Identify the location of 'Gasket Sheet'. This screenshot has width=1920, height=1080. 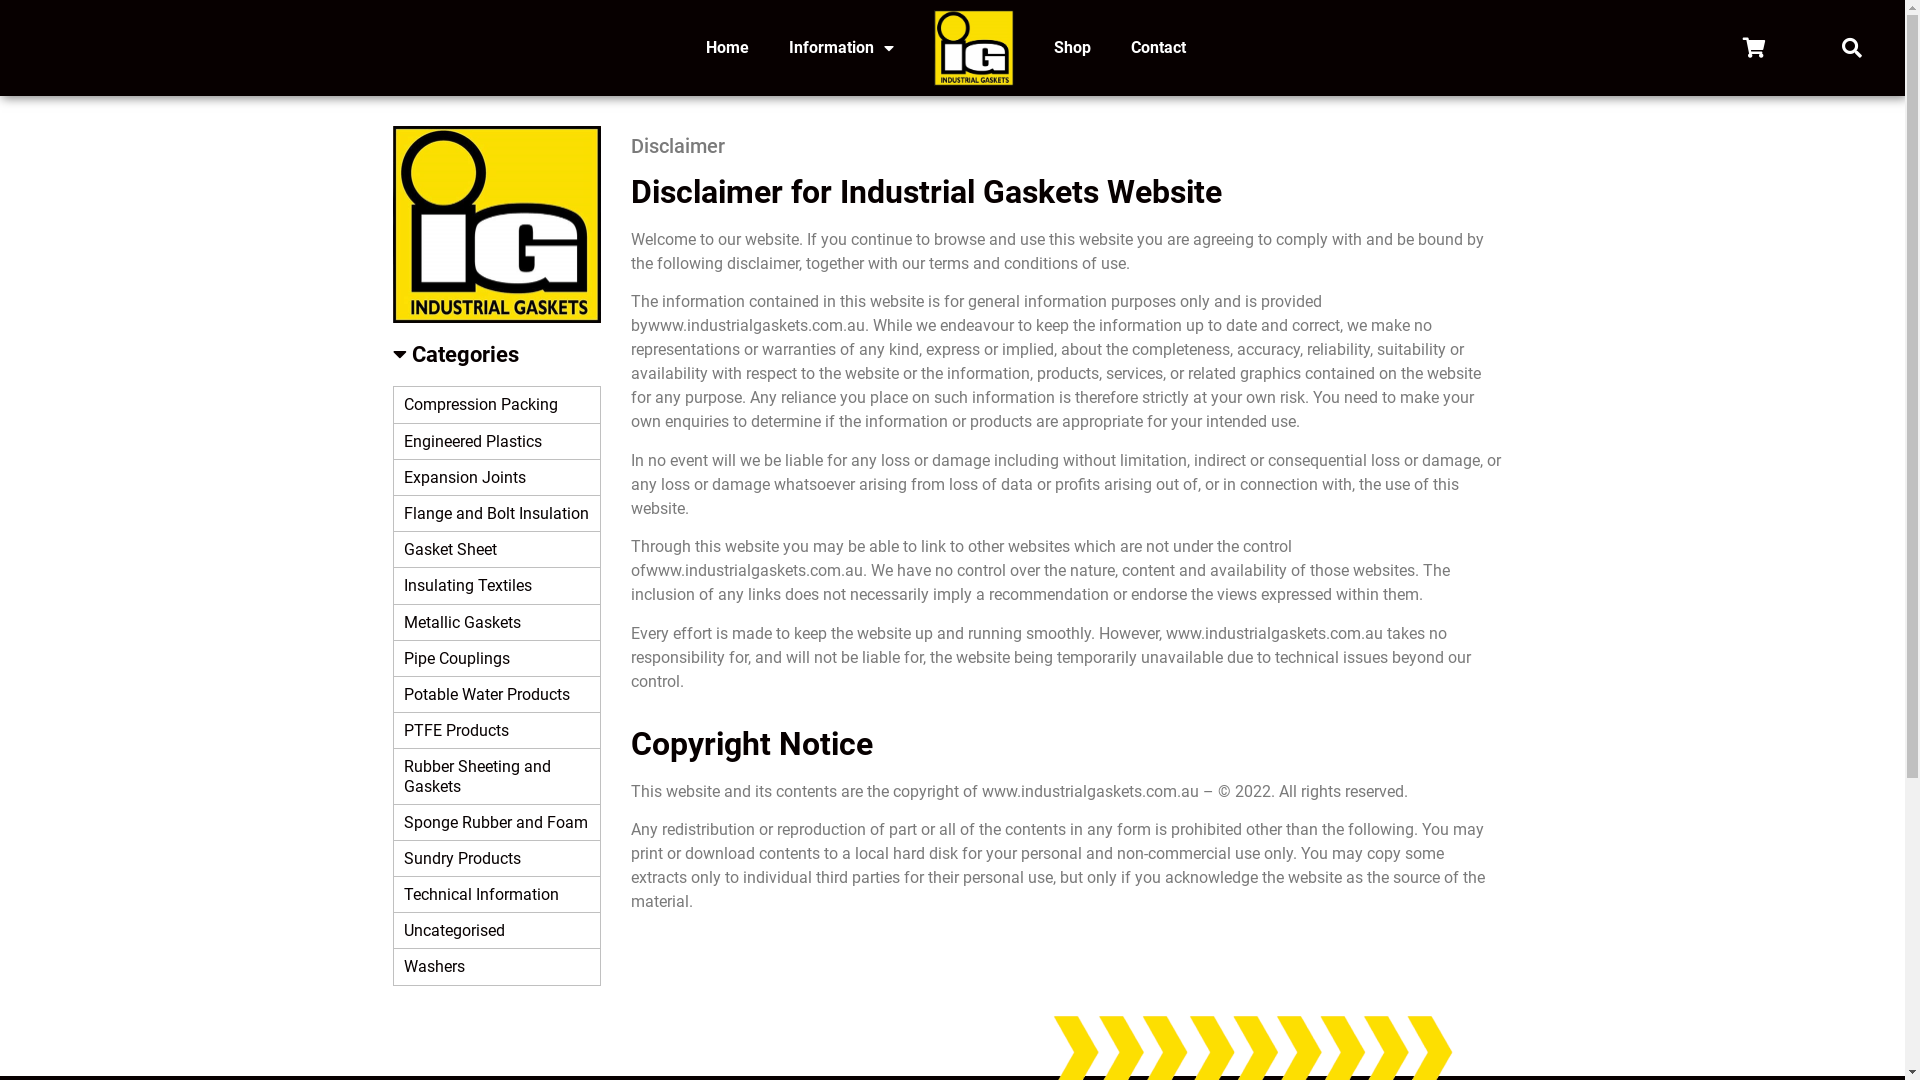
(497, 550).